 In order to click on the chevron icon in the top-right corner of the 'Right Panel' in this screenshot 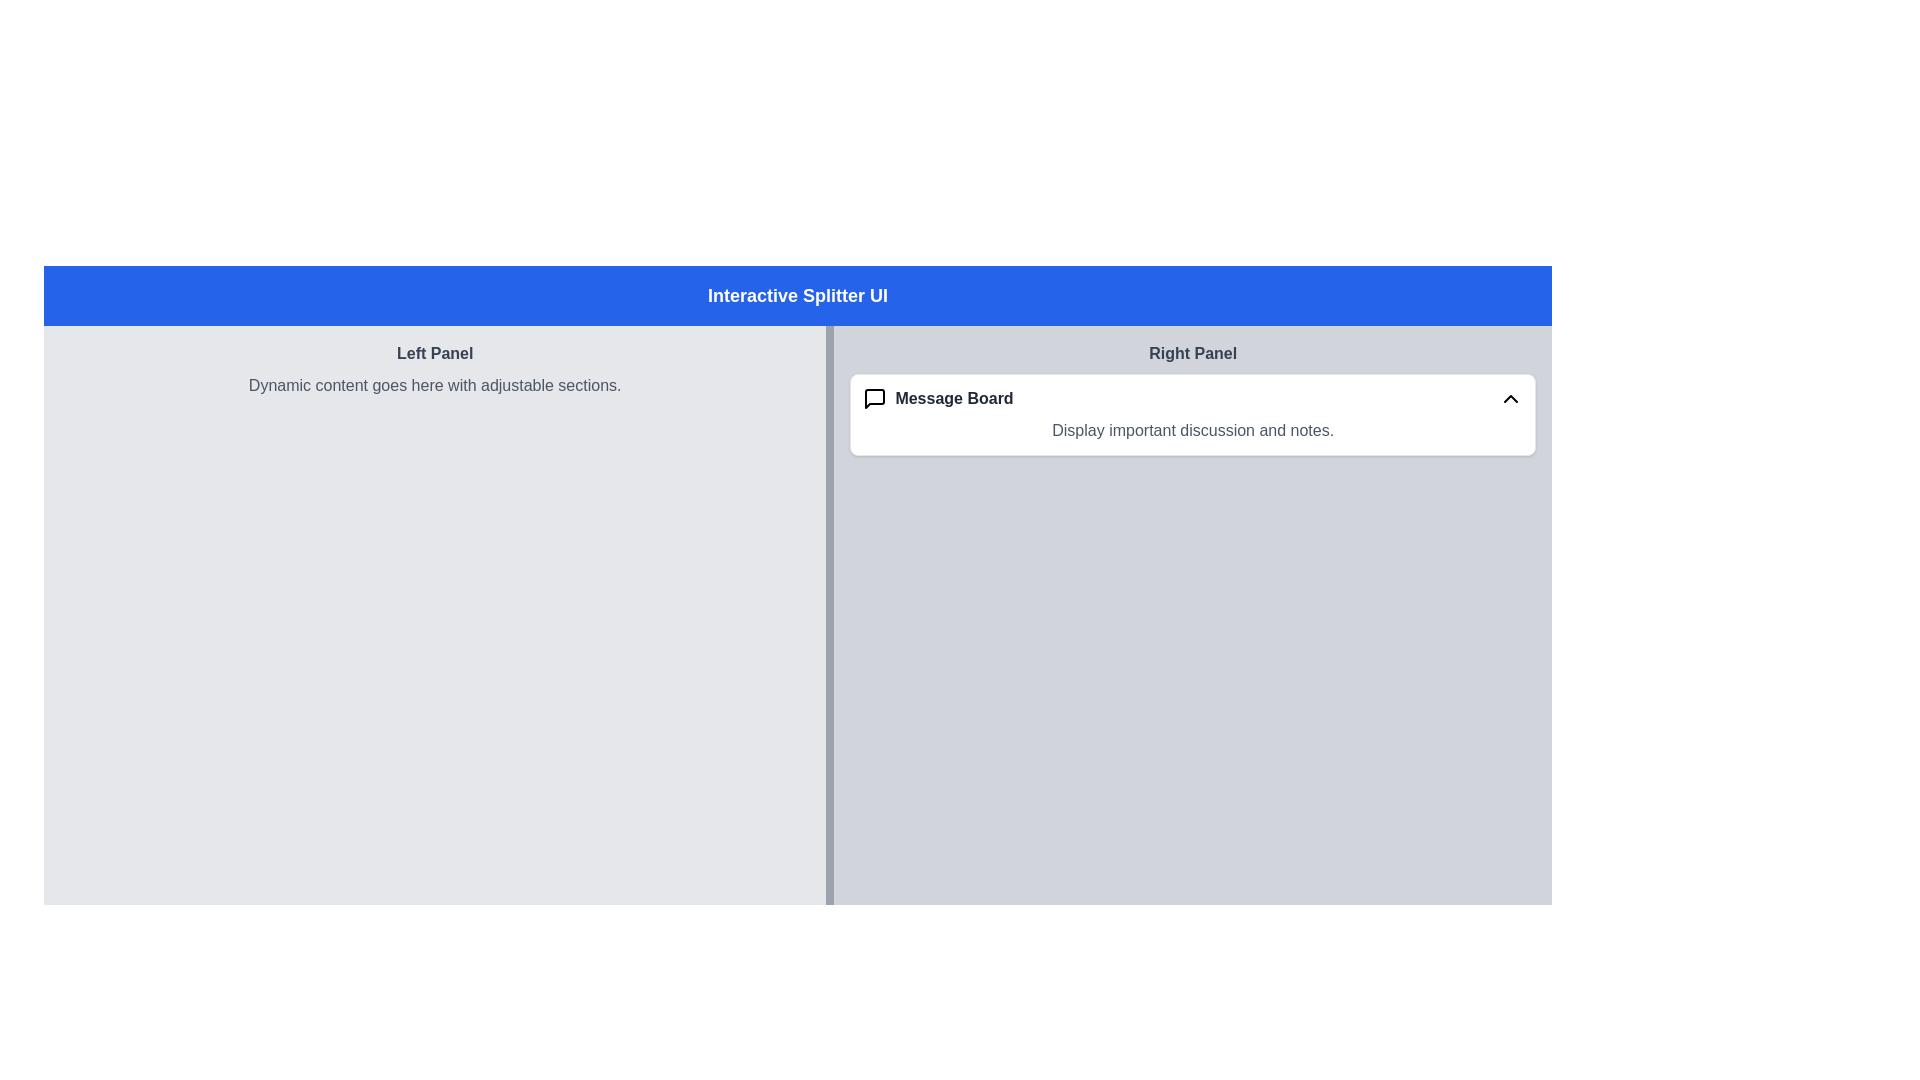, I will do `click(1511, 398)`.